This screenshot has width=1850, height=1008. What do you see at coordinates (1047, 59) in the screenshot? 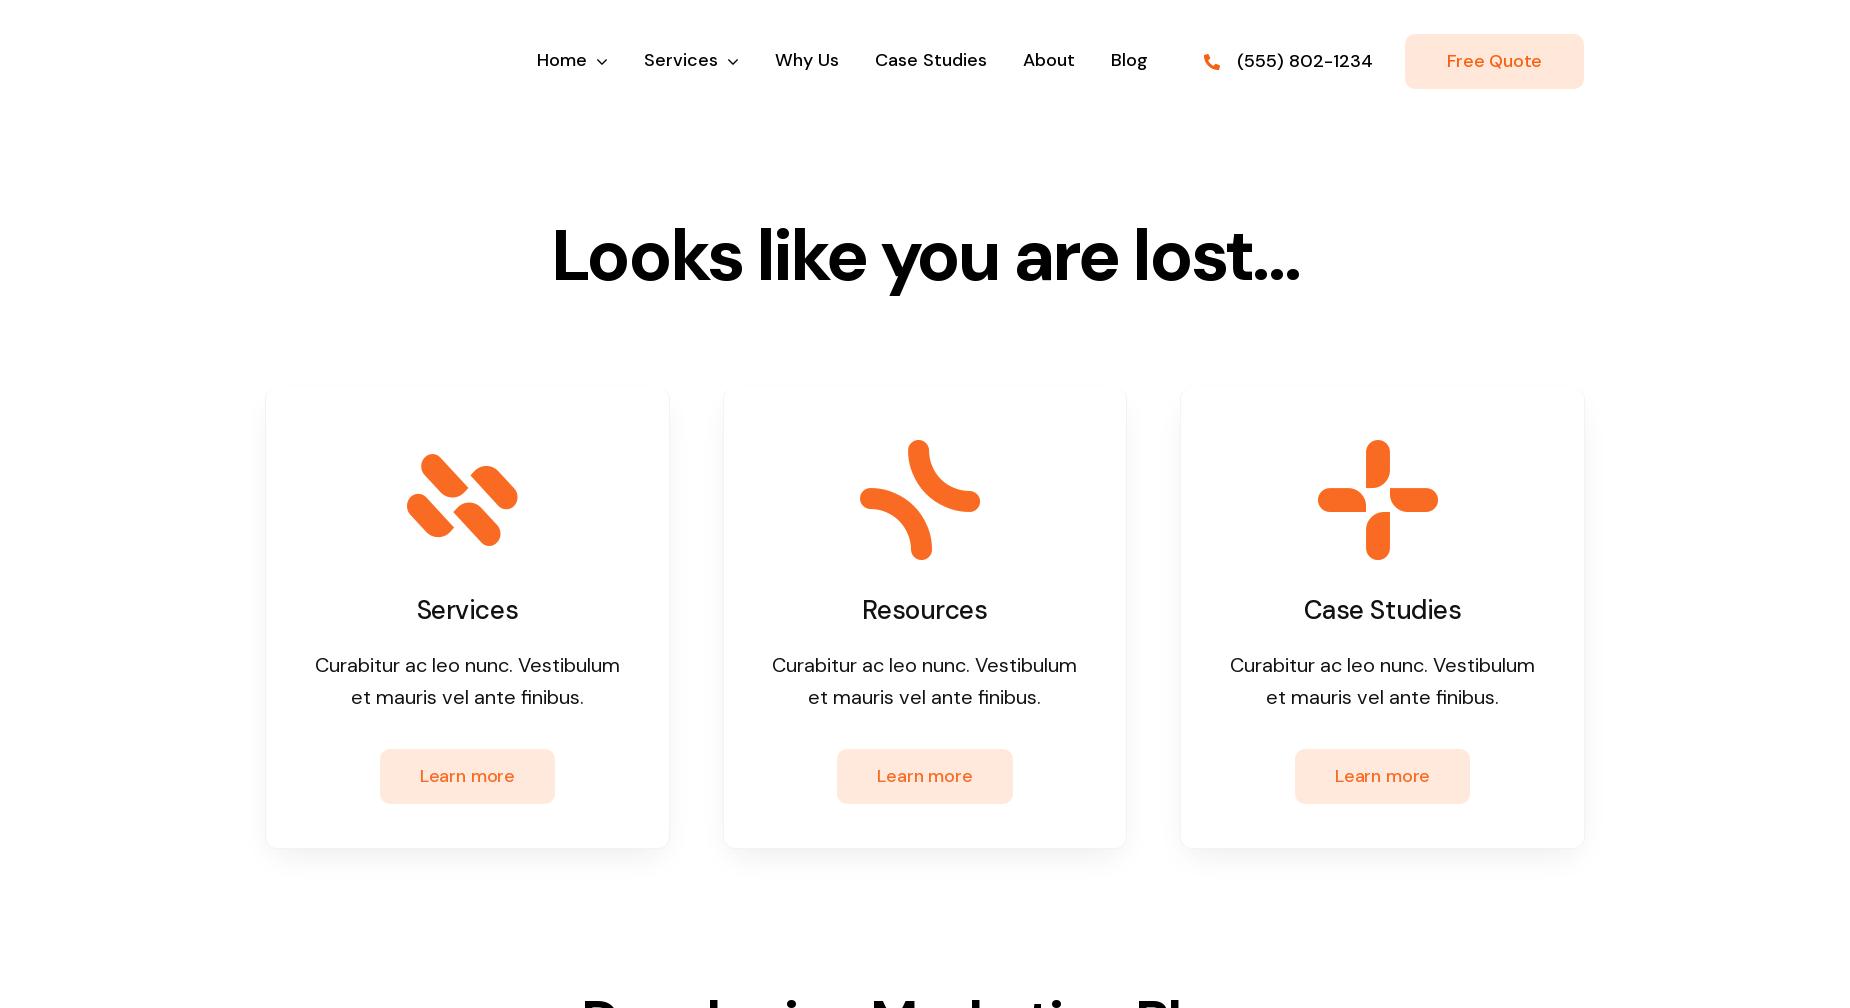
I see `'About'` at bounding box center [1047, 59].